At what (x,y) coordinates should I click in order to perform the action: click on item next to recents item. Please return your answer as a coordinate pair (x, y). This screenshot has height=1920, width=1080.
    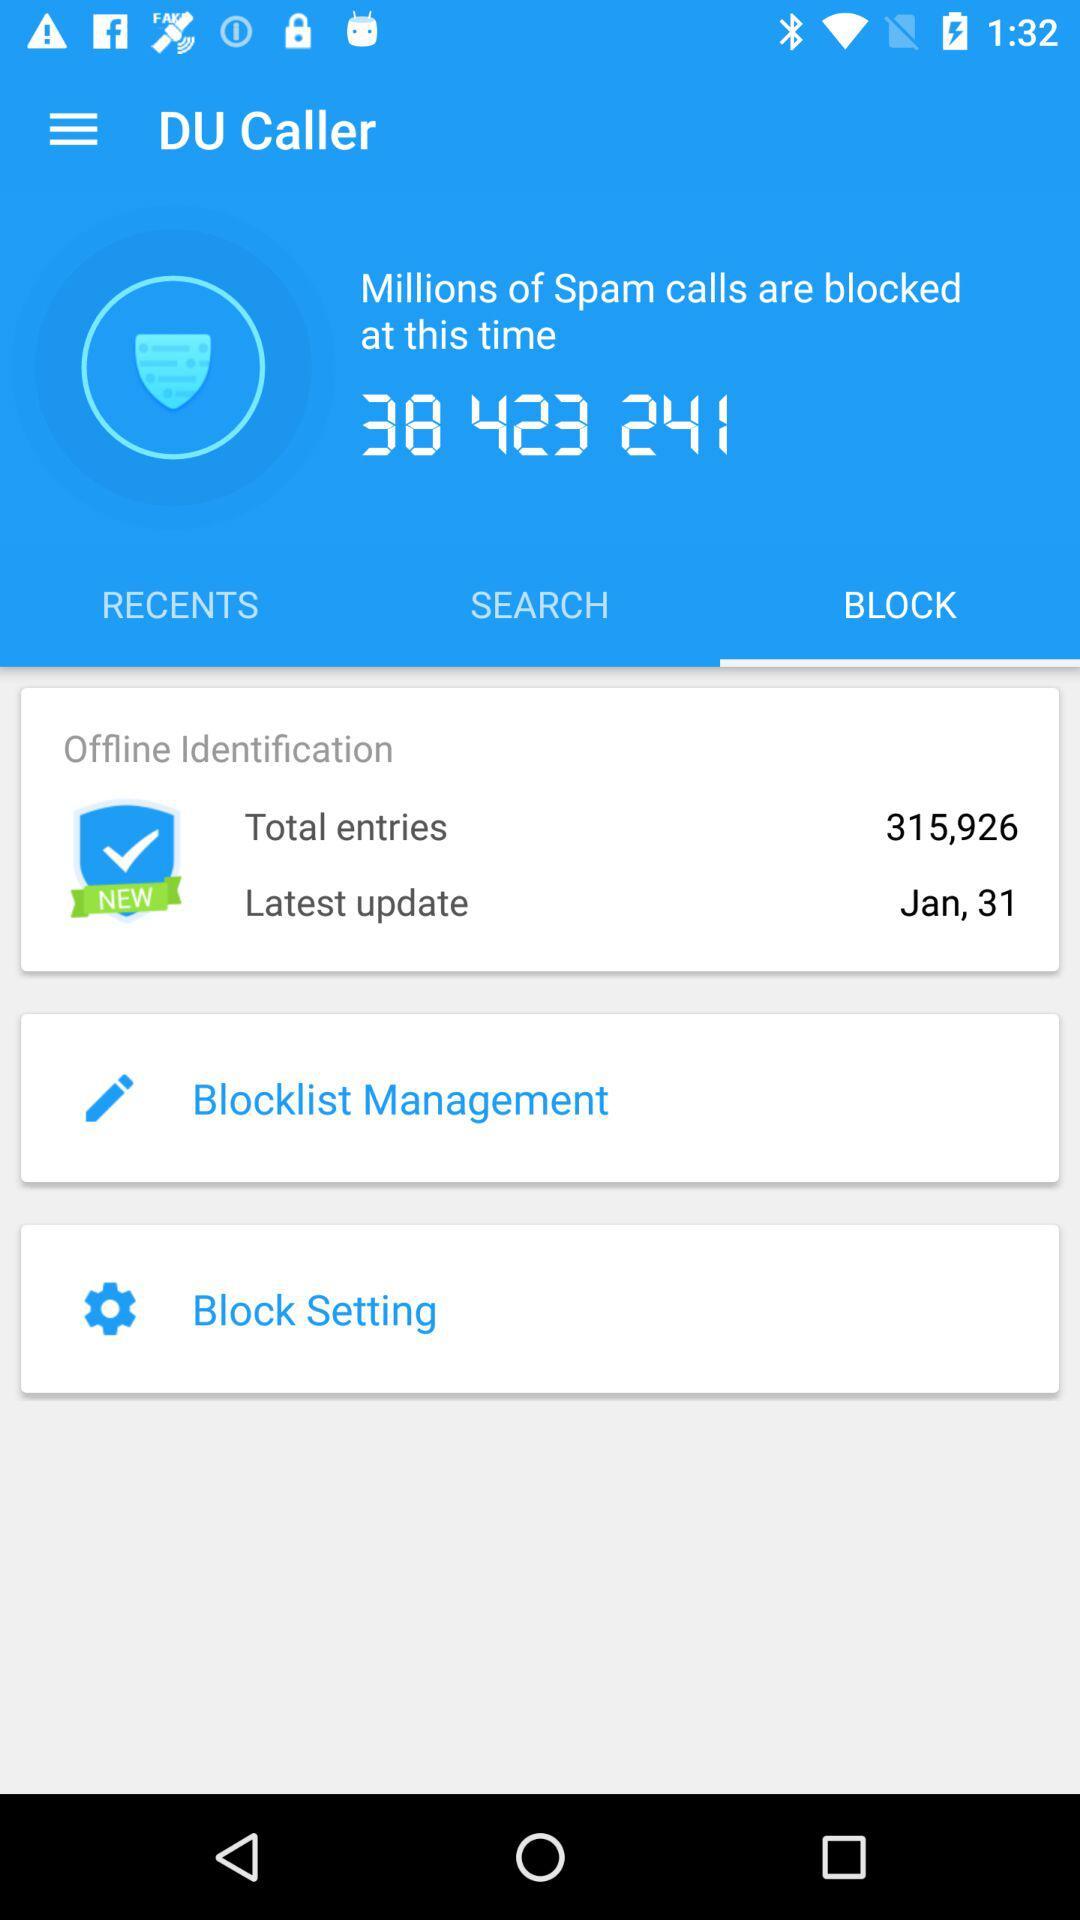
    Looking at the image, I should click on (540, 602).